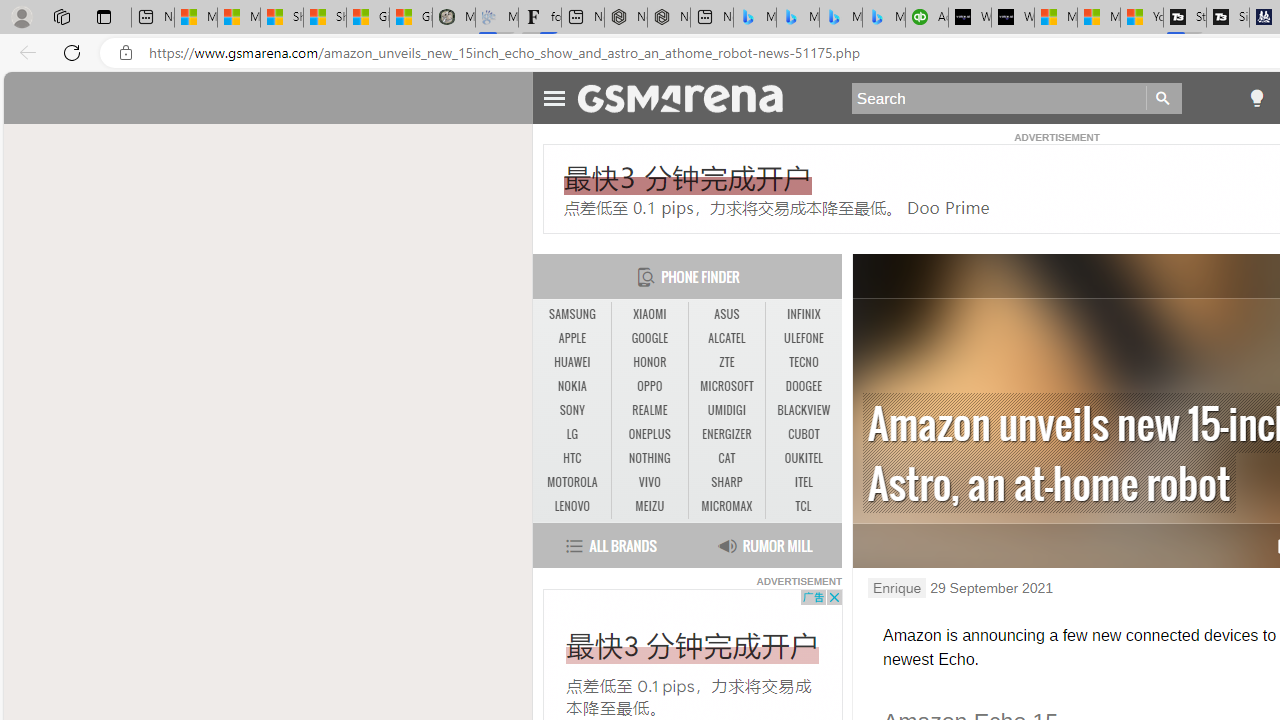  What do you see at coordinates (1184, 17) in the screenshot?
I see `'Streaming Coverage | T3'` at bounding box center [1184, 17].